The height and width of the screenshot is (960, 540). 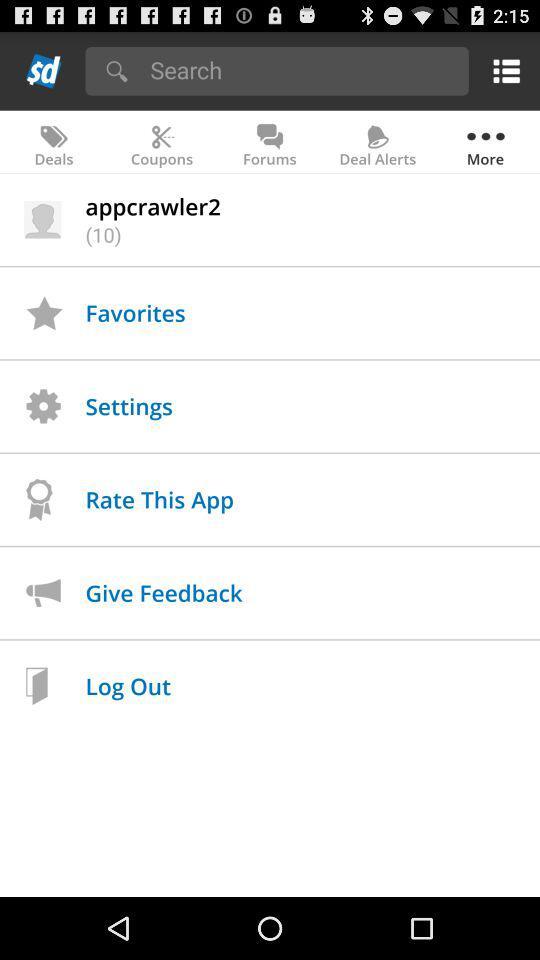 I want to click on open menu, so click(x=502, y=70).